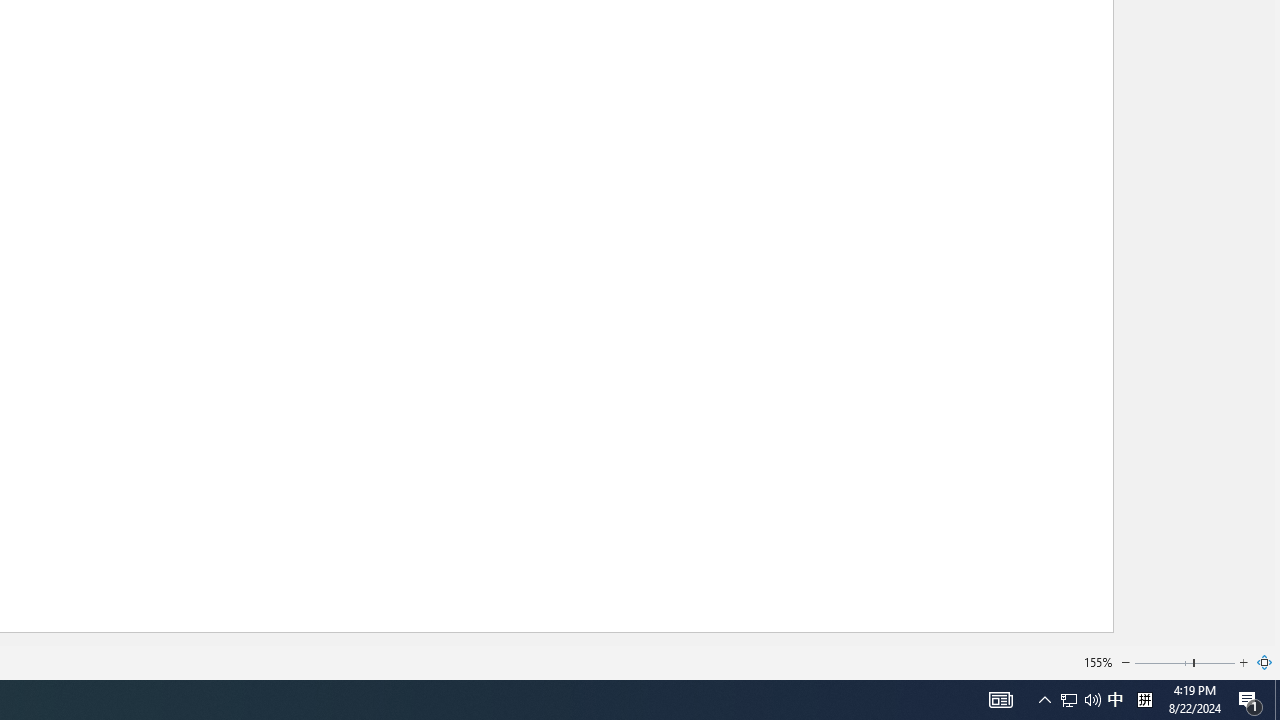 The width and height of the screenshot is (1280, 720). What do you see at coordinates (1163, 663) in the screenshot?
I see `'Page left'` at bounding box center [1163, 663].